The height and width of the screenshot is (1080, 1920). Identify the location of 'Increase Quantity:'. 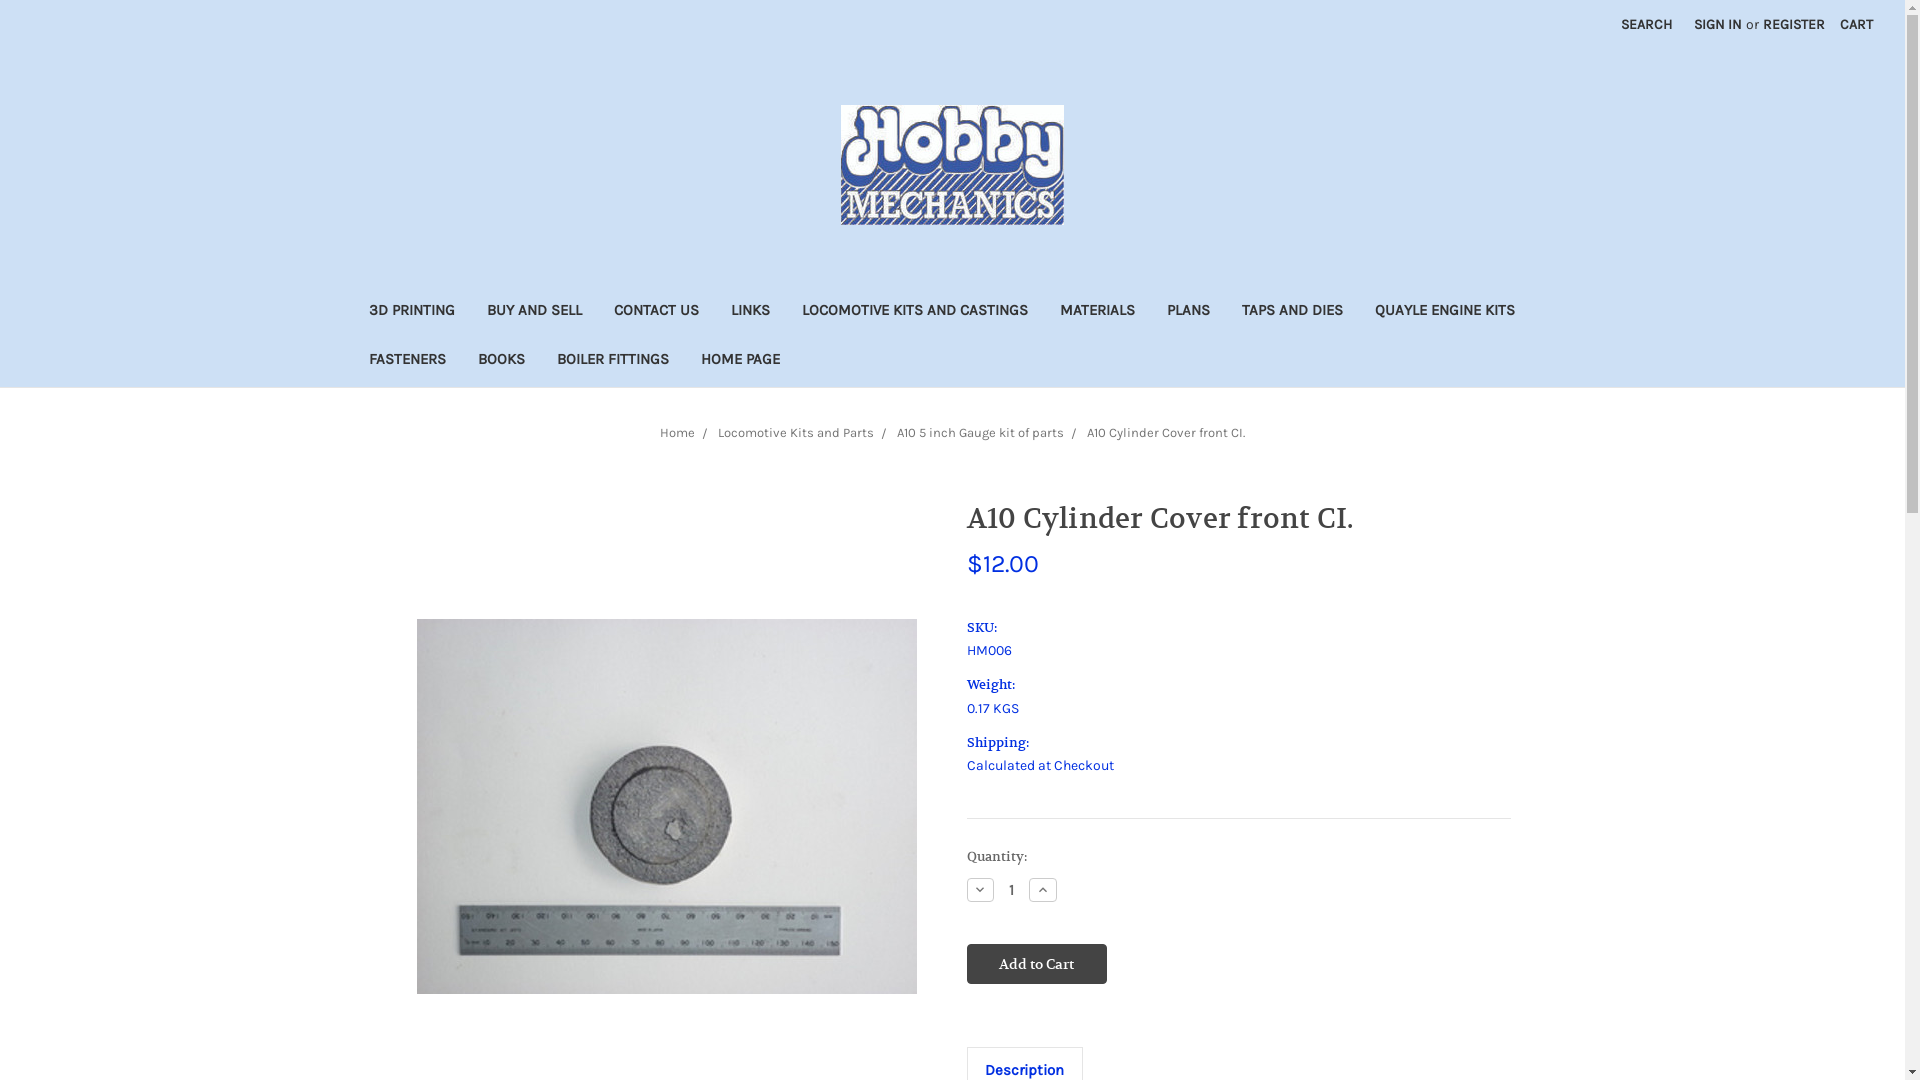
(1041, 889).